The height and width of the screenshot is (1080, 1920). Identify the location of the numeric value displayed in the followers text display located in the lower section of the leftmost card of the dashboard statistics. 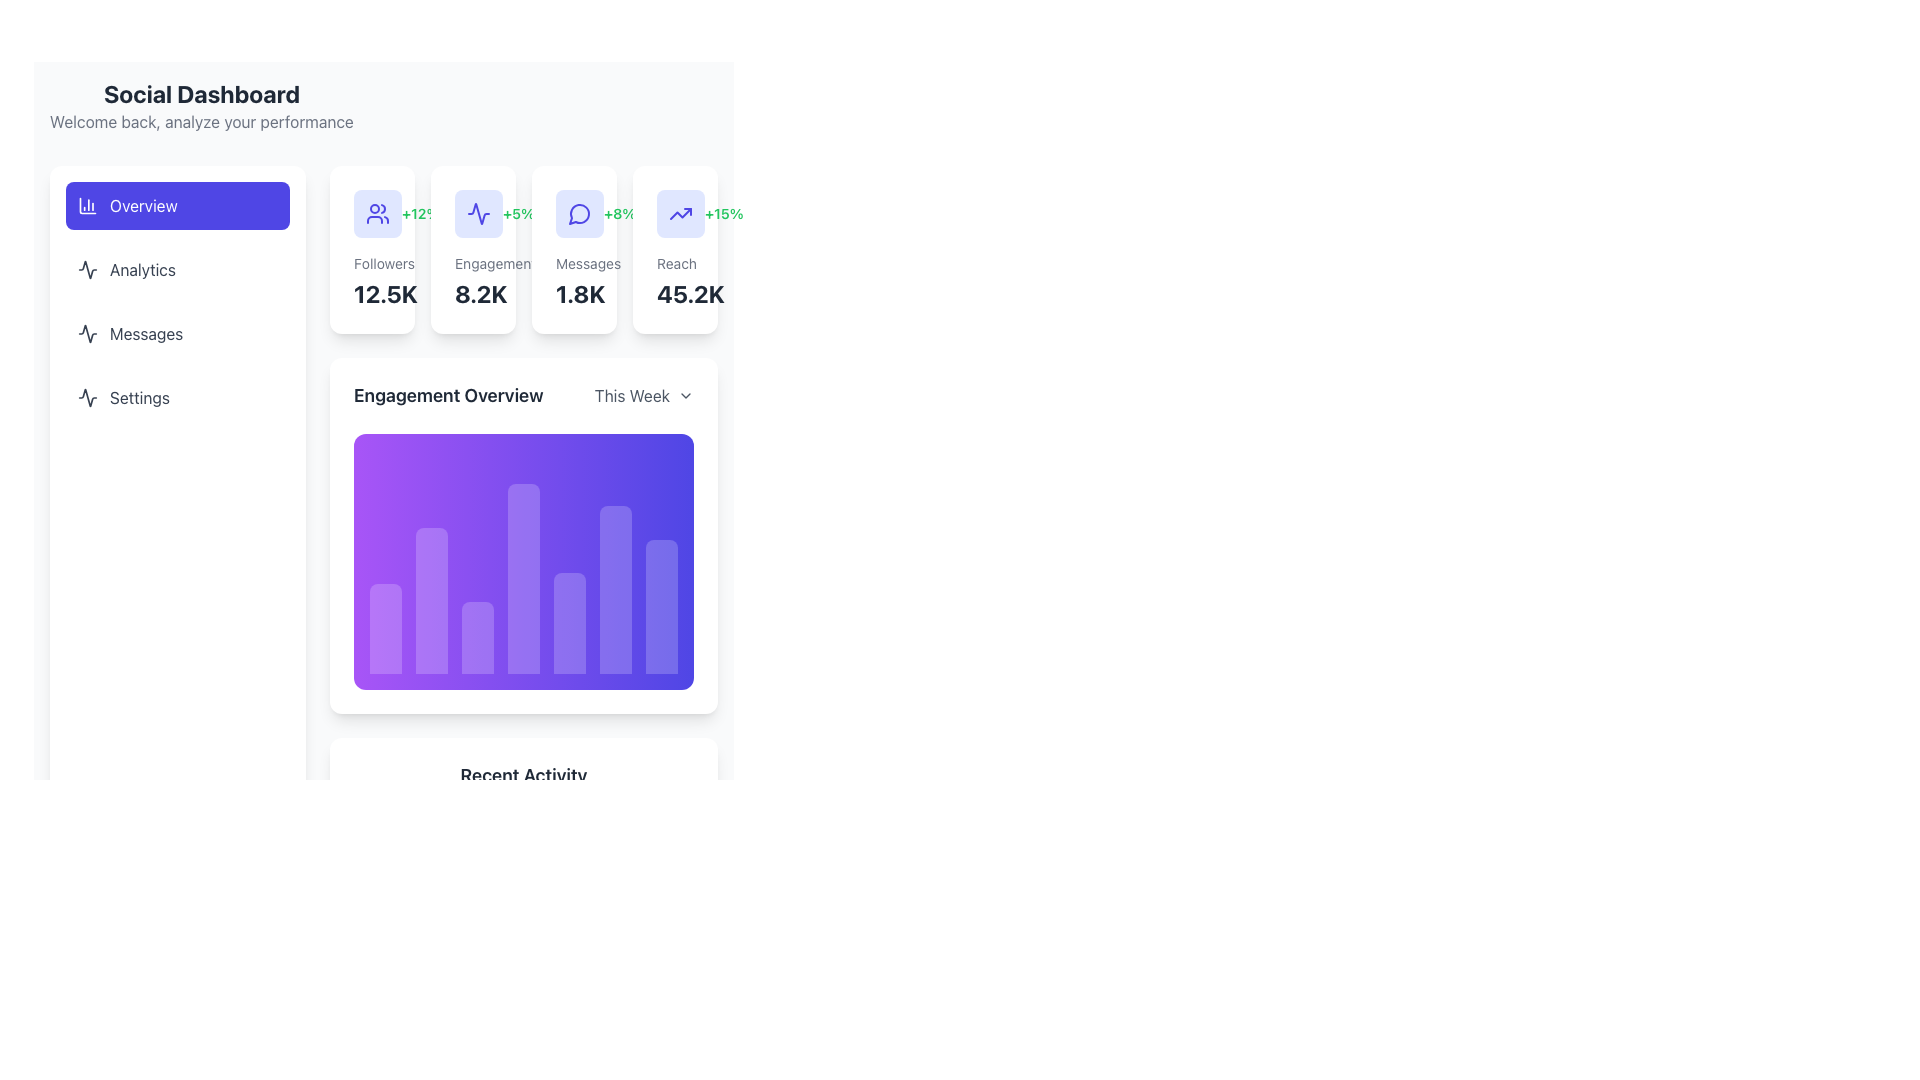
(372, 293).